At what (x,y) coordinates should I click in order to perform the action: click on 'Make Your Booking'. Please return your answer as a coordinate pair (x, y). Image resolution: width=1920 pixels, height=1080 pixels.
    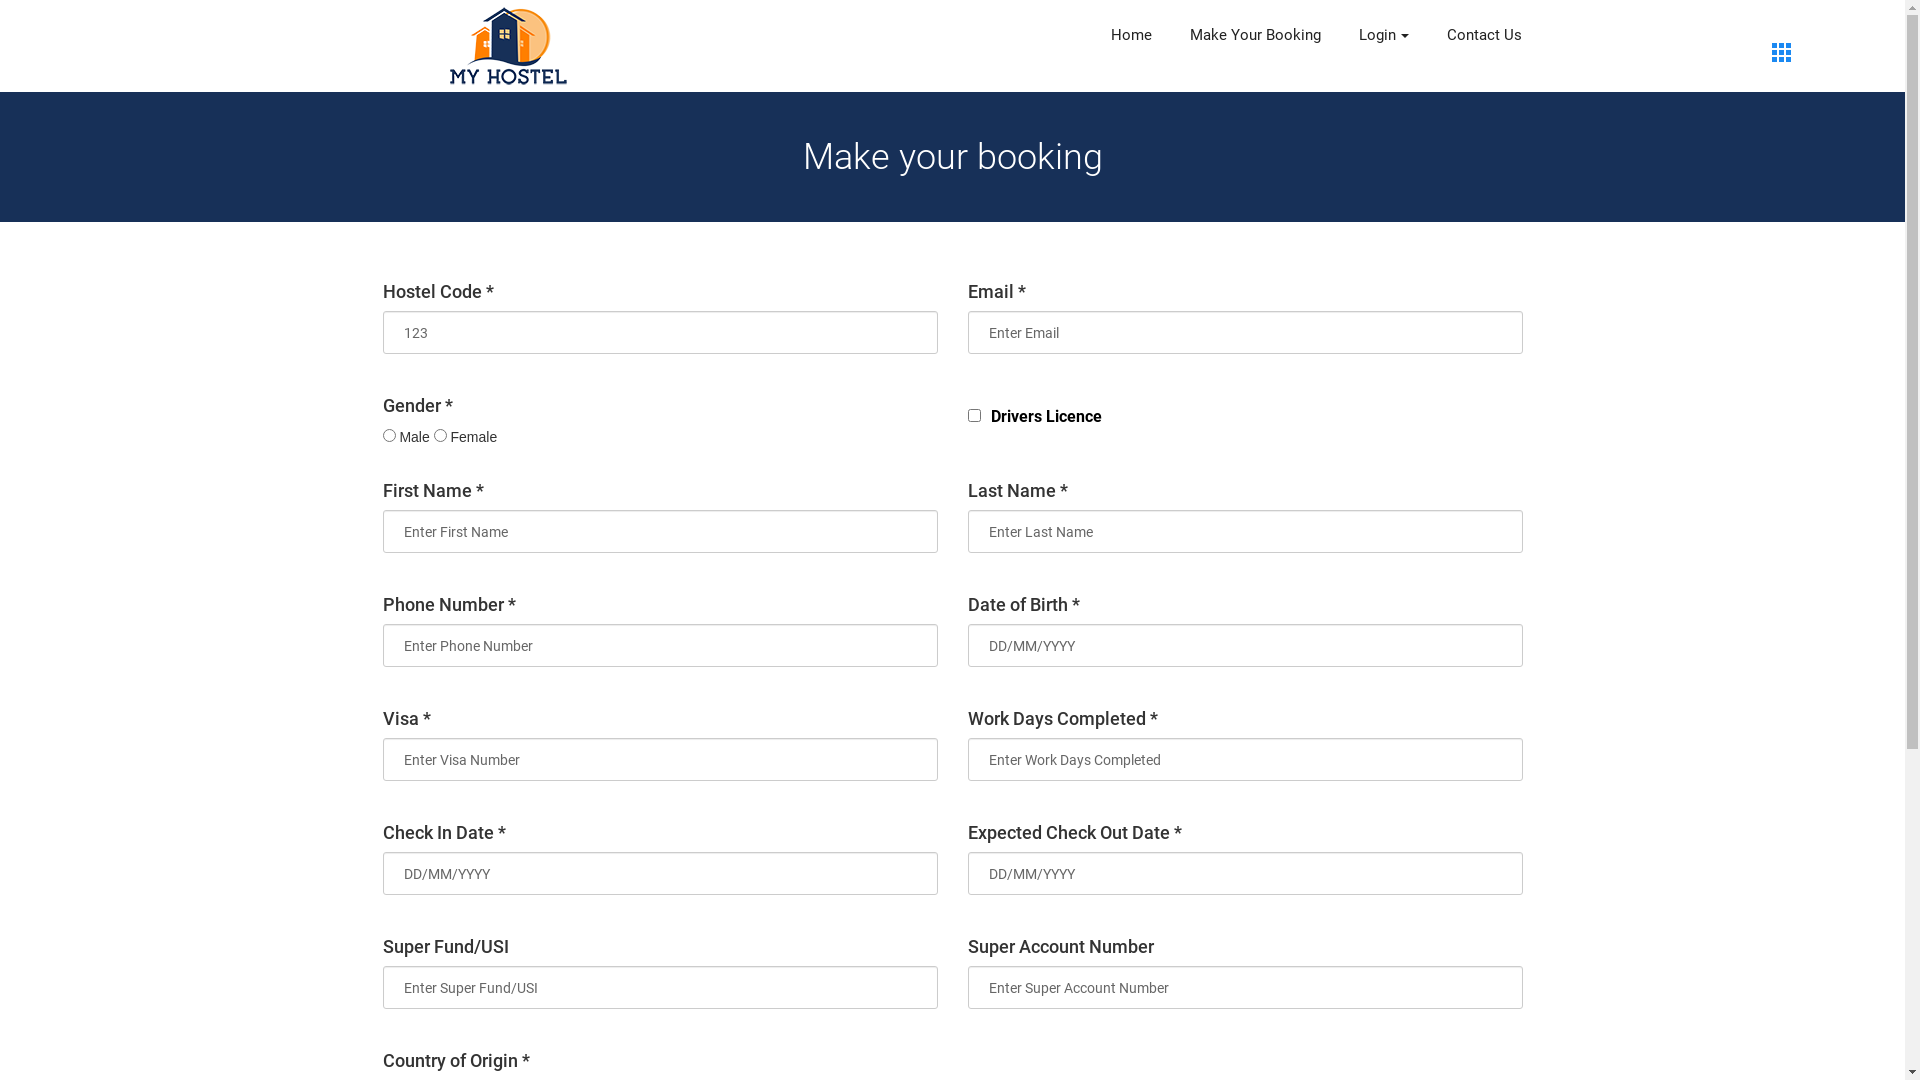
    Looking at the image, I should click on (1254, 35).